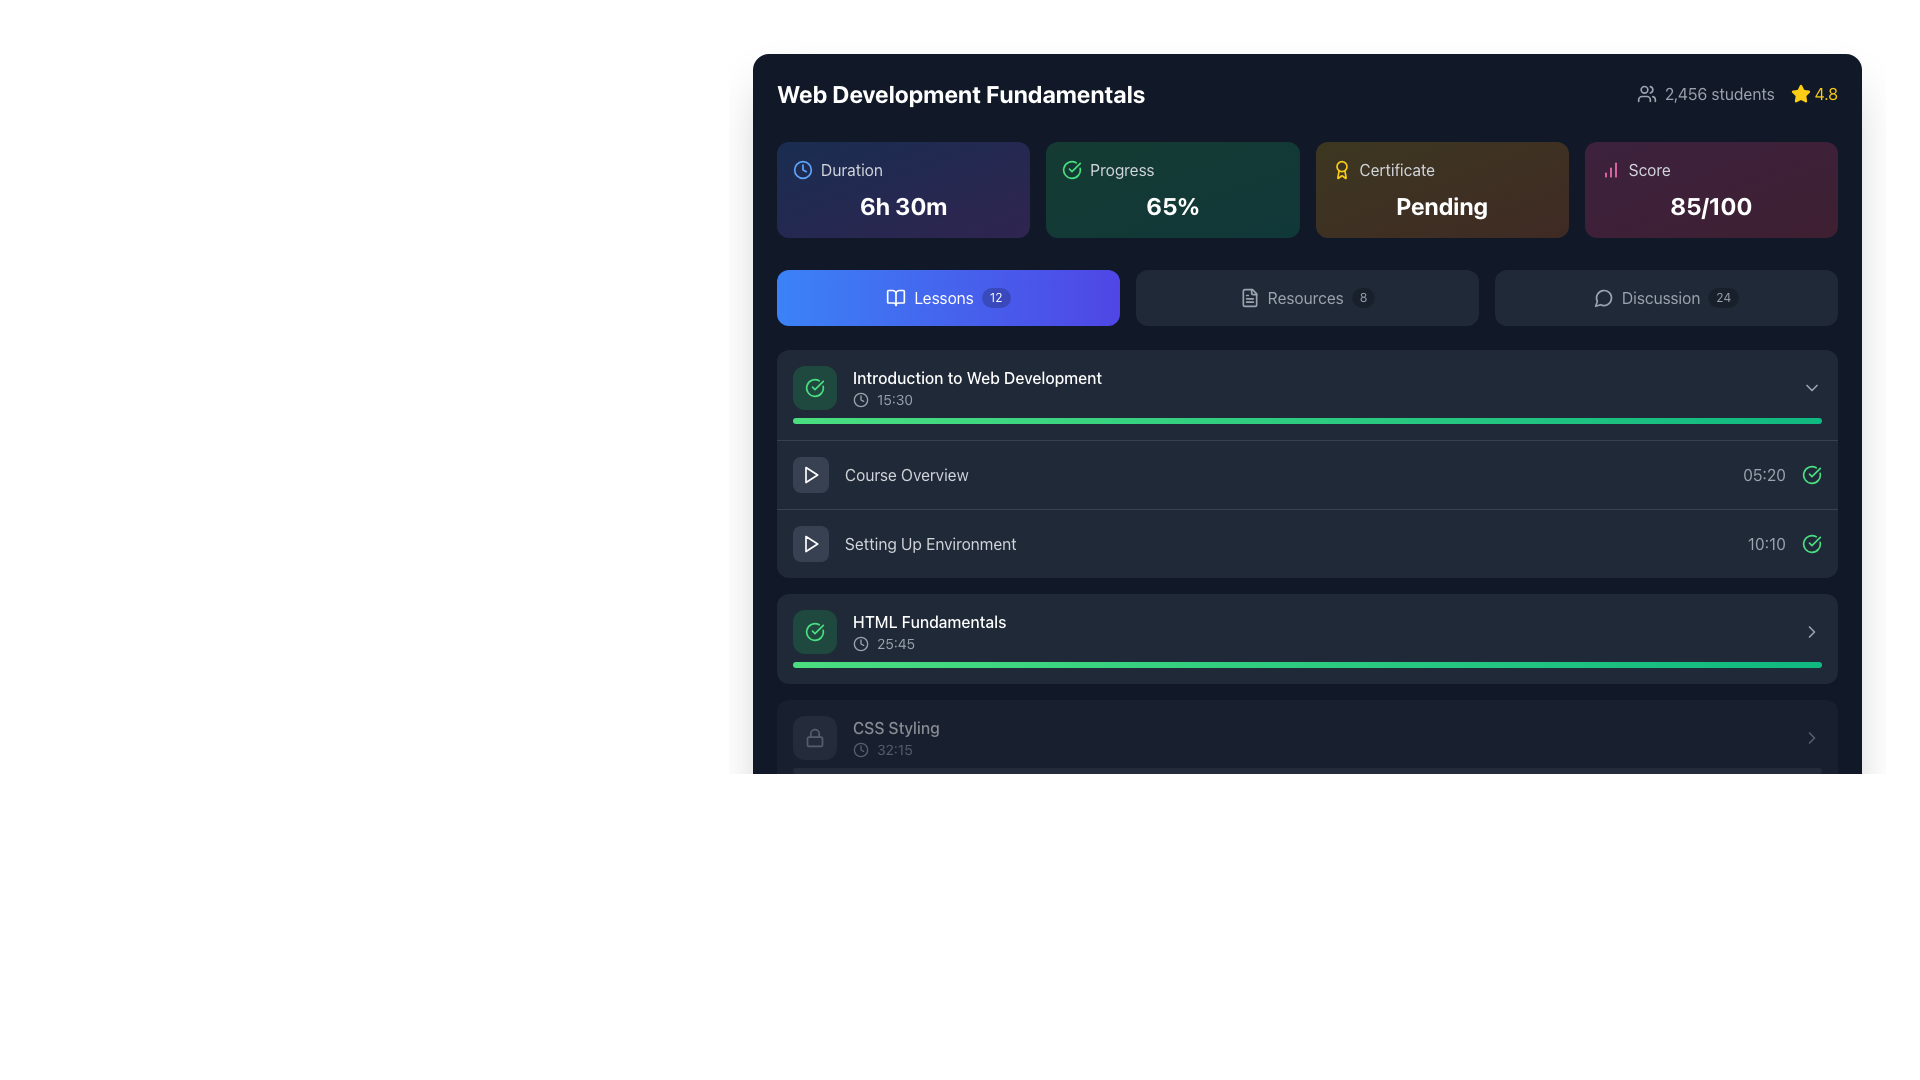  Describe the element at coordinates (895, 297) in the screenshot. I see `the left-side component of the book icon, which is part of the decorative vector graphic representing educational content, located within the blue 'Lessons' button in the toolbar` at that location.